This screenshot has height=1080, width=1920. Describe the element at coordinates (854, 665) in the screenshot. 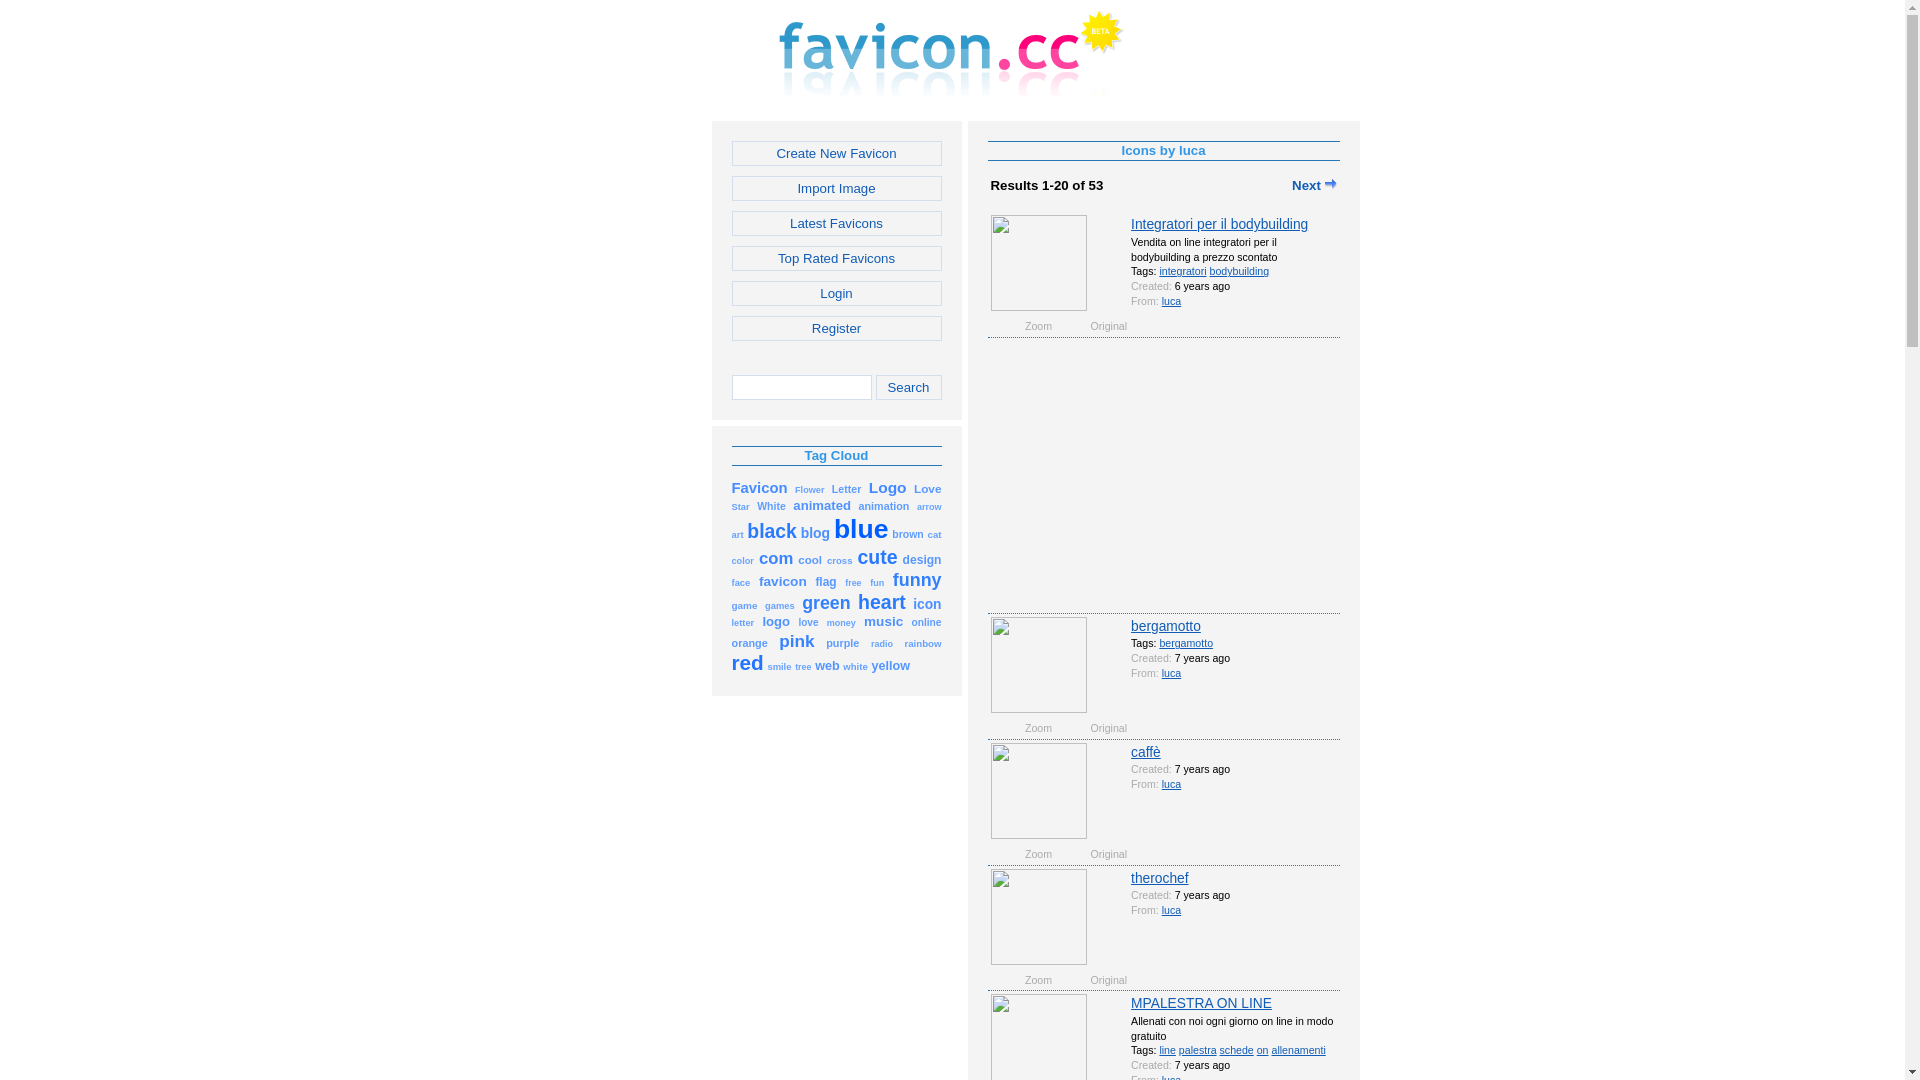

I see `'white'` at that location.